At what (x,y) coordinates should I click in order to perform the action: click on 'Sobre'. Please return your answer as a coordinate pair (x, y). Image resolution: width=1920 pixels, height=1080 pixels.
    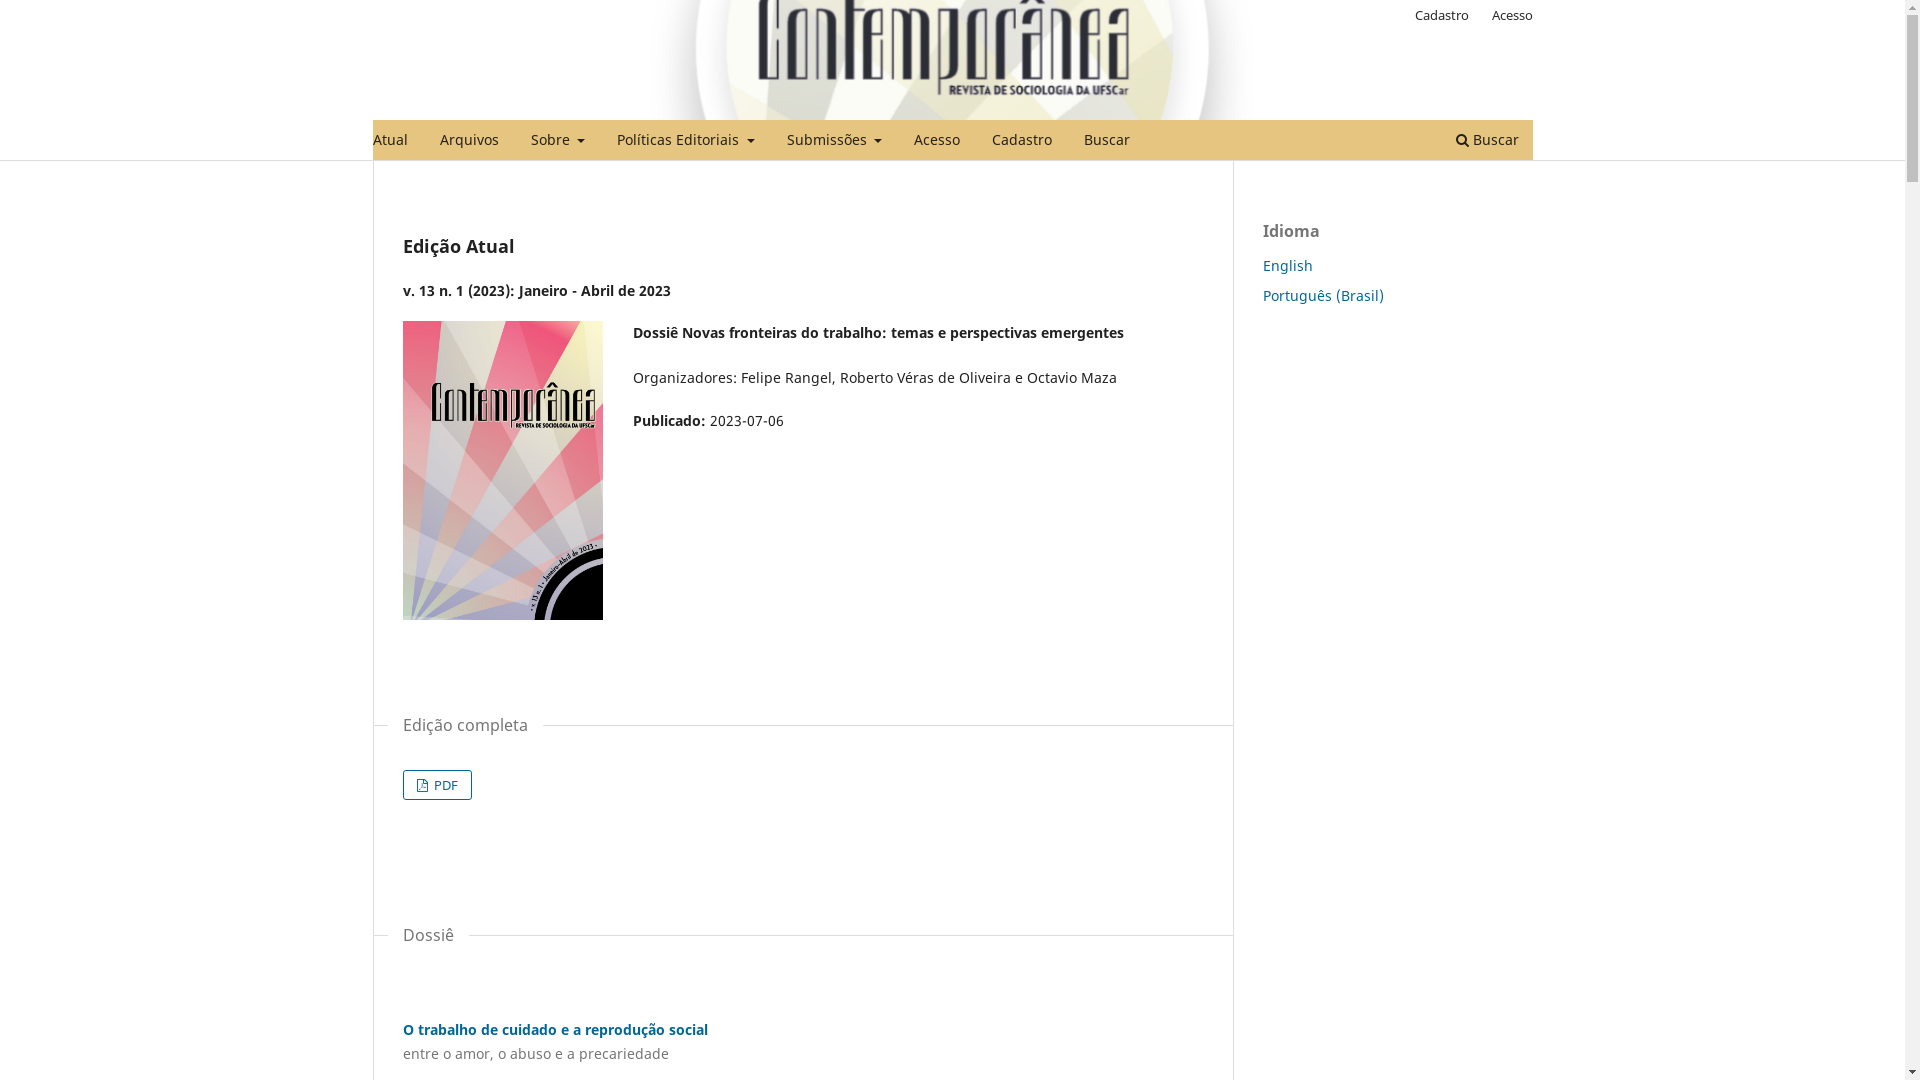
    Looking at the image, I should click on (523, 141).